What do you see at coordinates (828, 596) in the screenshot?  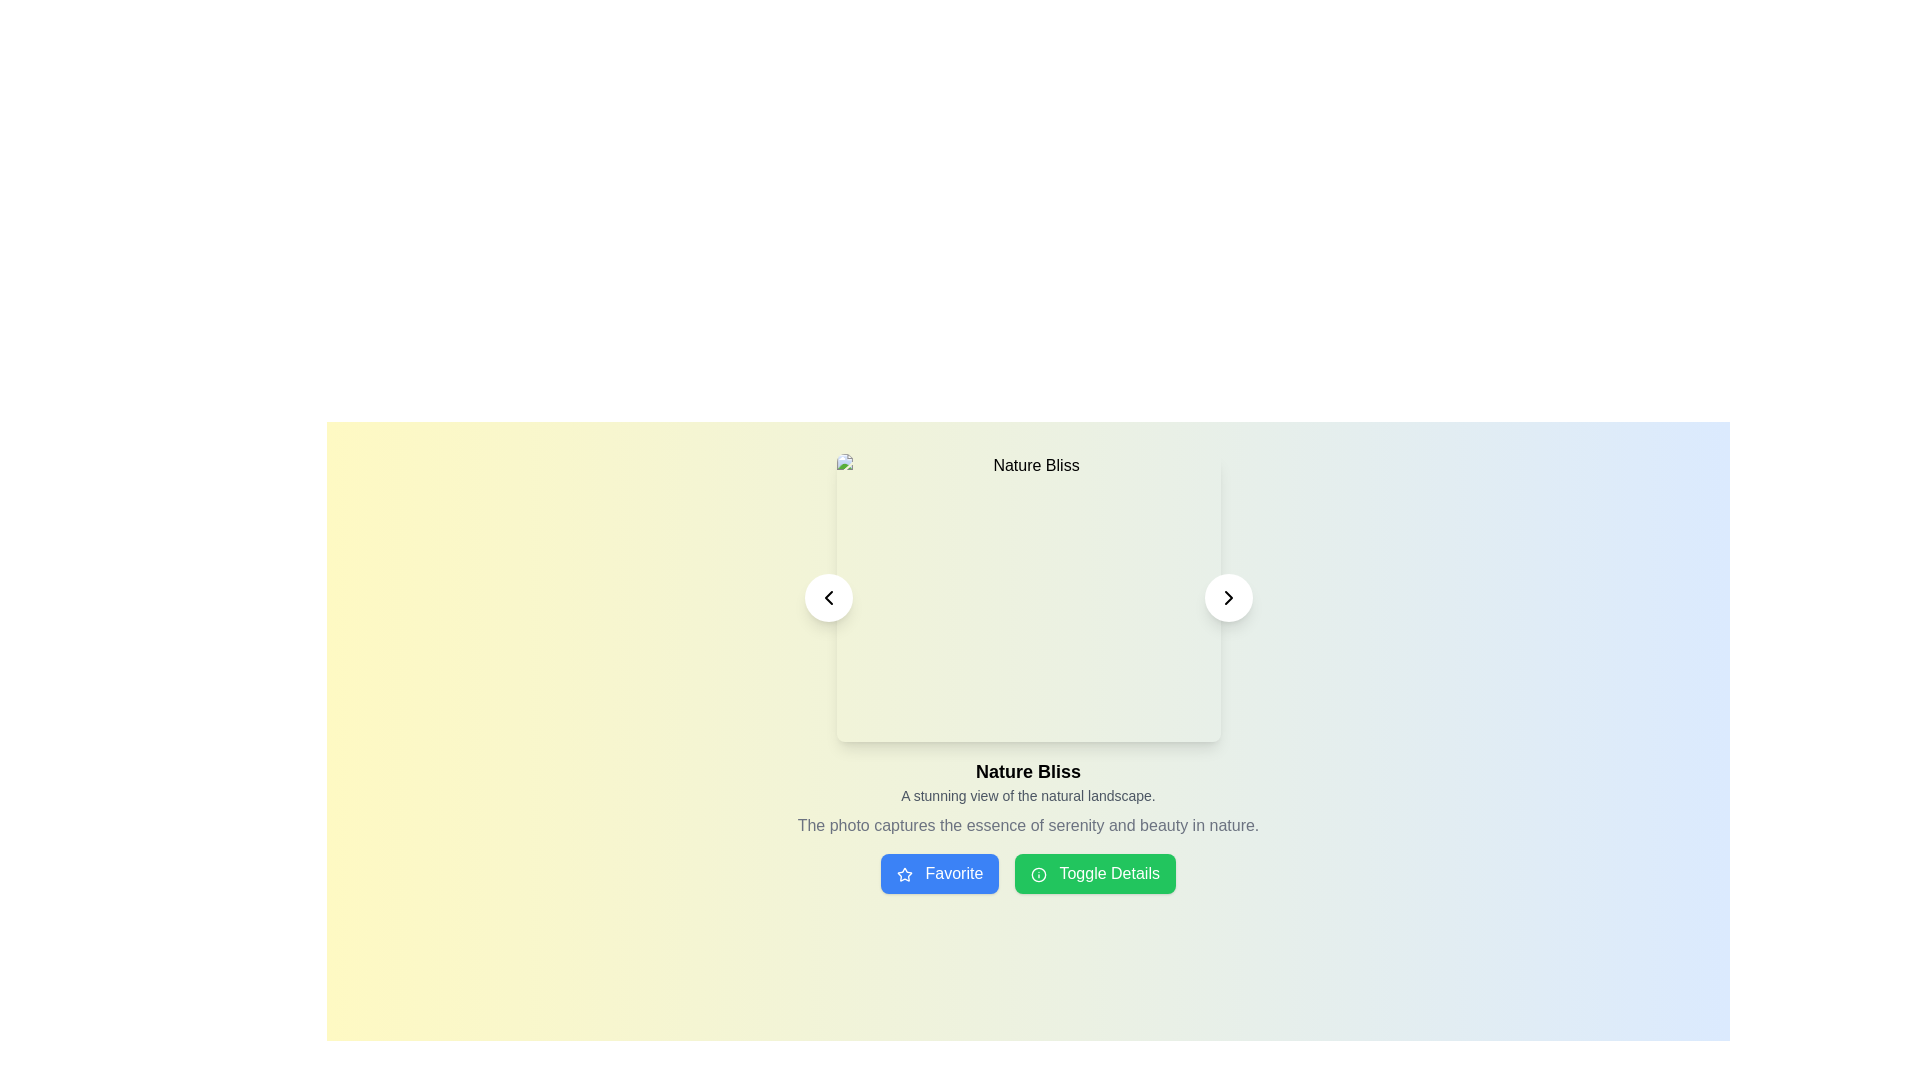 I see `the circular button with a white background and a left-pointing chevron icon` at bounding box center [828, 596].